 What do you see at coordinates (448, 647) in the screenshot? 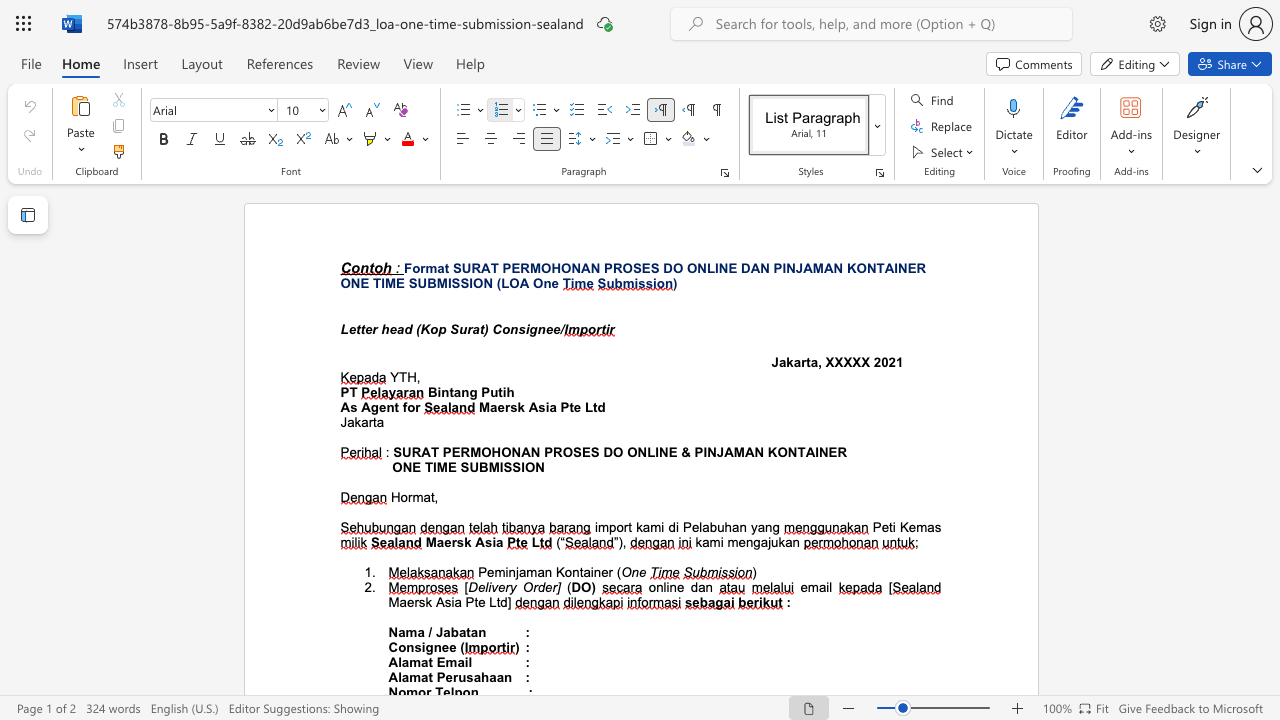
I see `the space between the continuous character "e" and "e" in the text` at bounding box center [448, 647].